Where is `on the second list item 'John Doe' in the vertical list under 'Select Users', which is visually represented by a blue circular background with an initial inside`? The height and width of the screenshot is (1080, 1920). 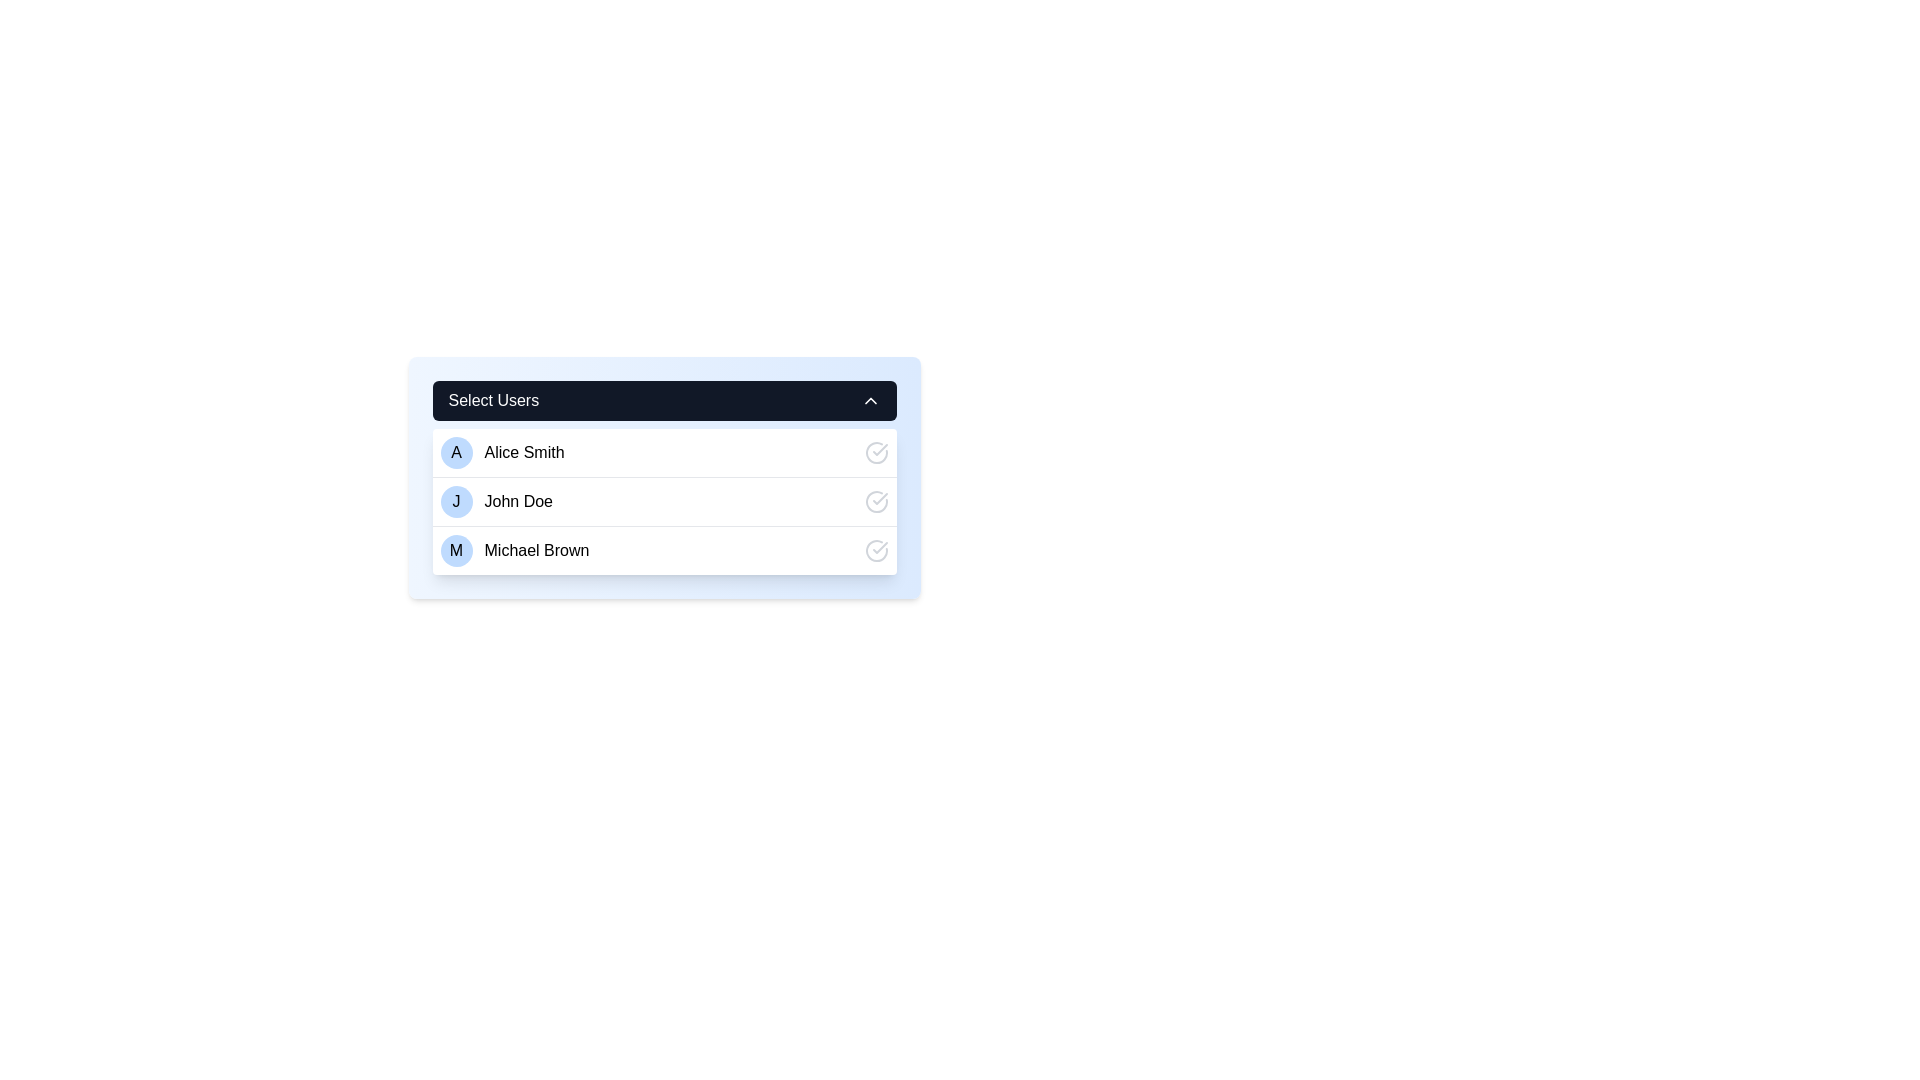
on the second list item 'John Doe' in the vertical list under 'Select Users', which is visually represented by a blue circular background with an initial inside is located at coordinates (664, 500).